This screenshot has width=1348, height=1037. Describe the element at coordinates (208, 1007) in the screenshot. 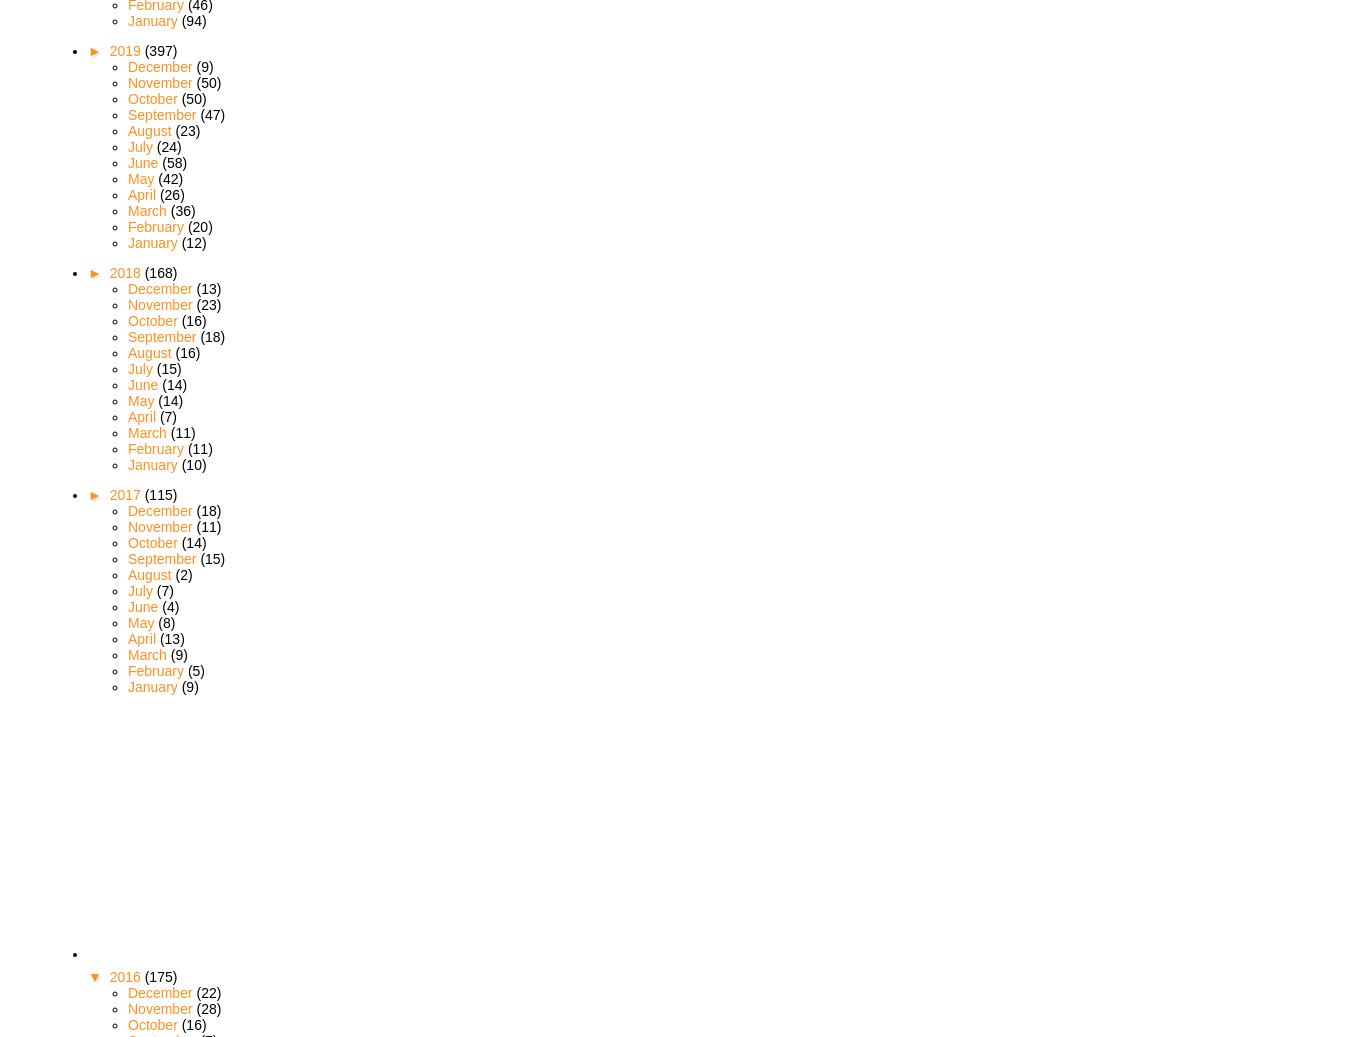

I see `'(28)'` at that location.